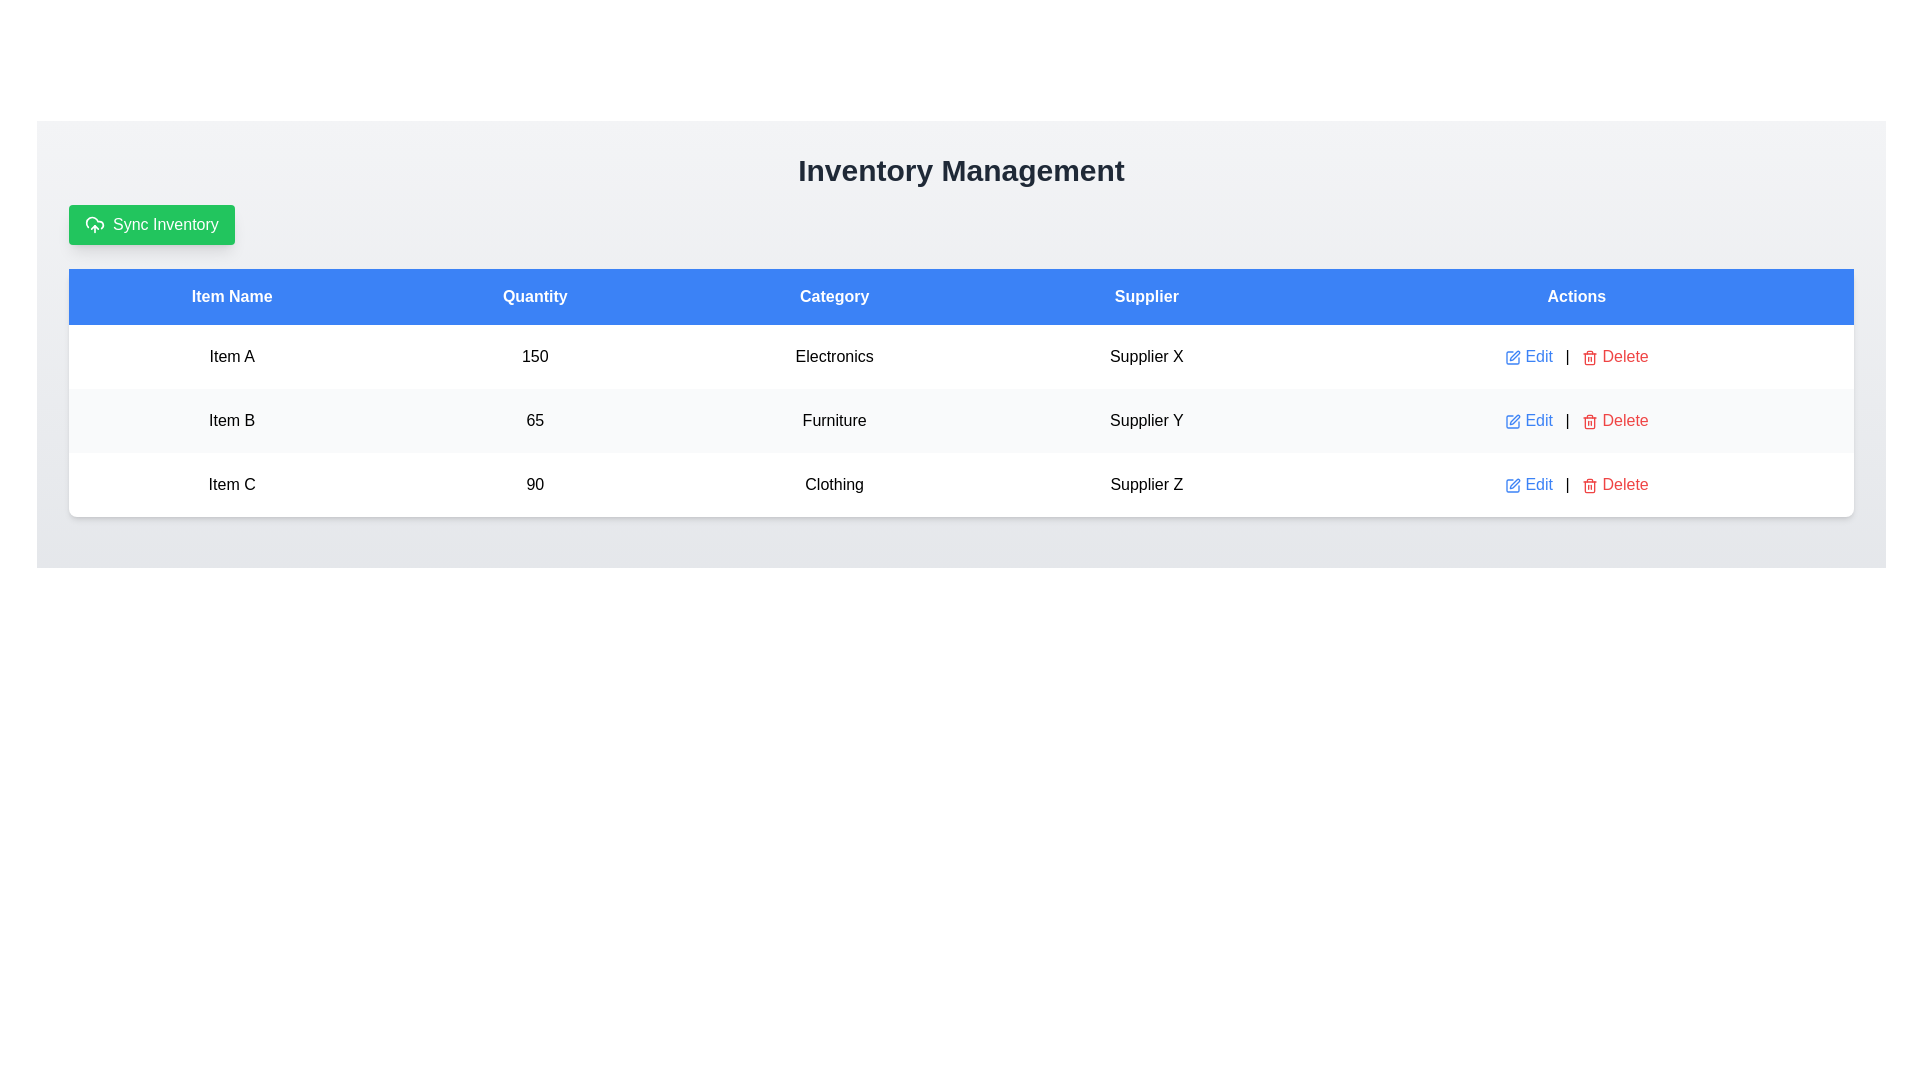 The image size is (1920, 1080). Describe the element at coordinates (1512, 420) in the screenshot. I see `the edit icon in the Actions column for Item B` at that location.